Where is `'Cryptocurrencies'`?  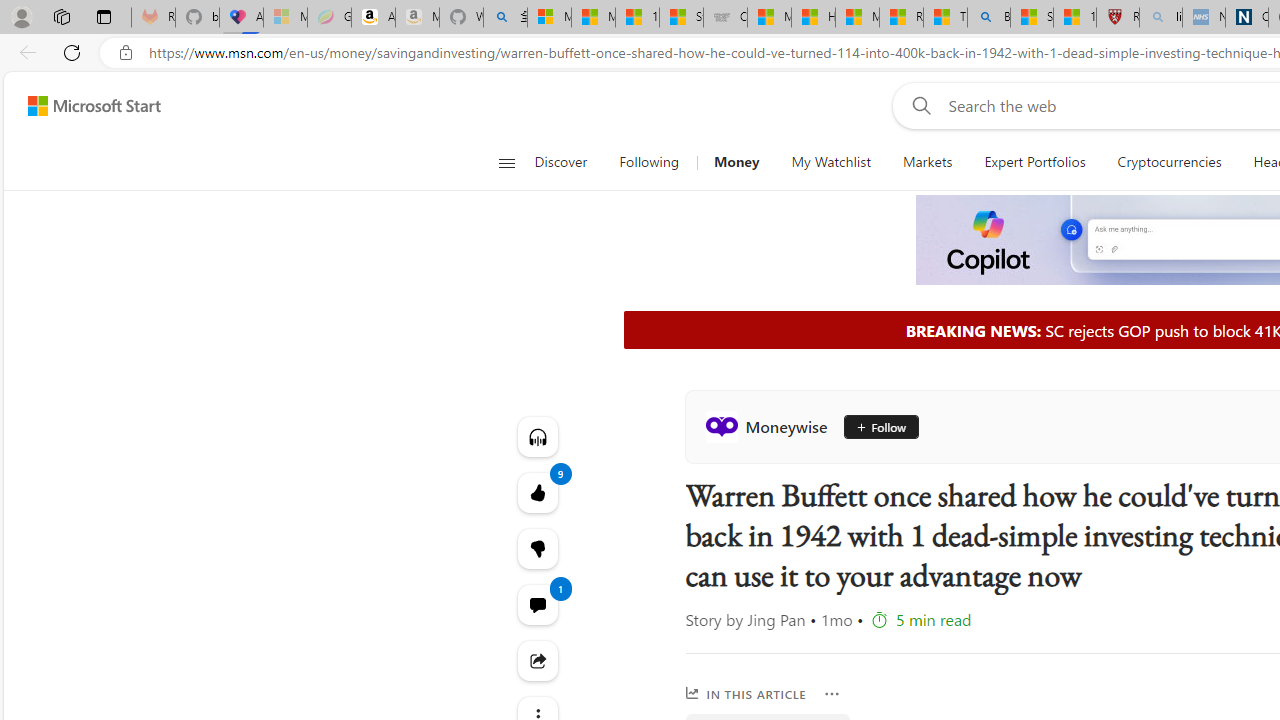
'Cryptocurrencies' is located at coordinates (1169, 162).